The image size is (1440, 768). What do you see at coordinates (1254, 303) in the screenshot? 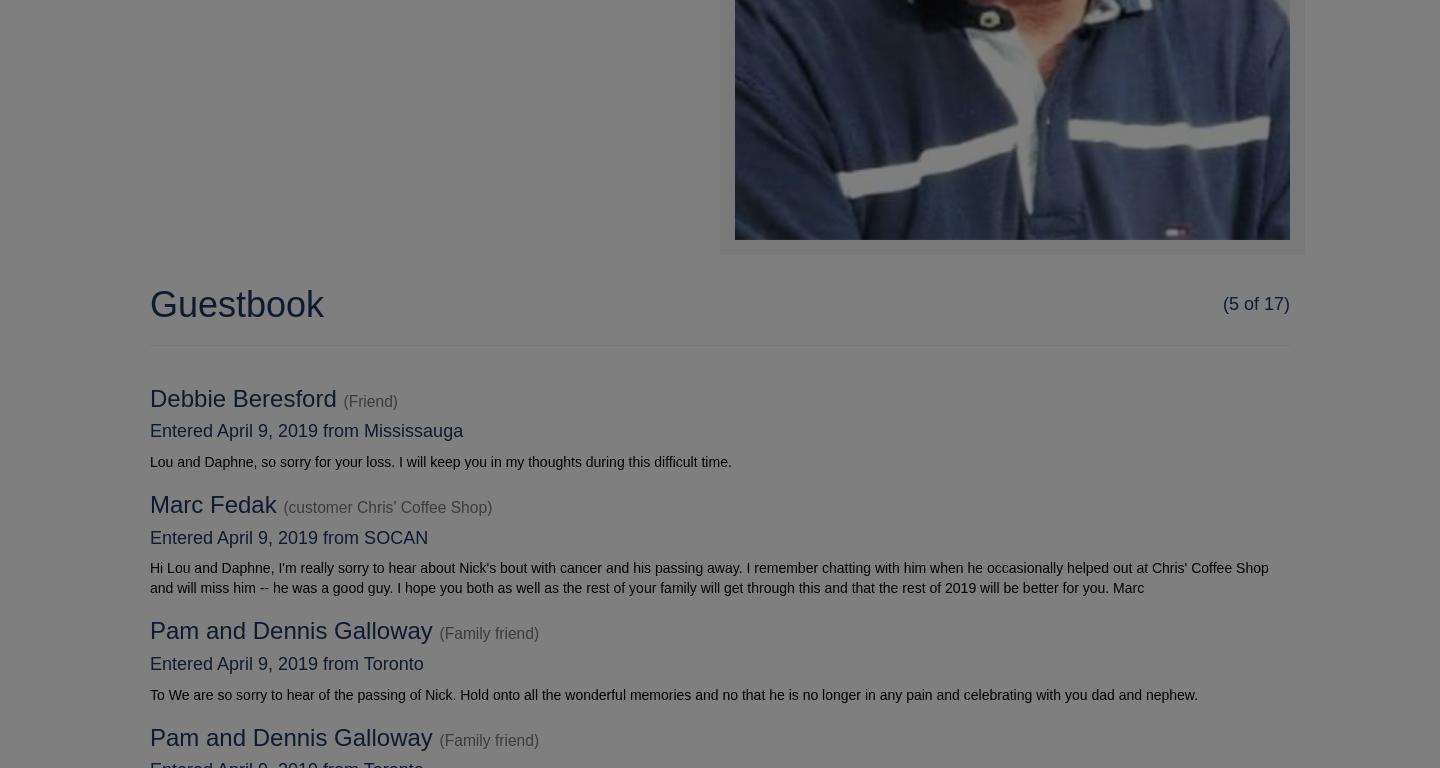
I see `'(5
						
						
						of
						17)'` at bounding box center [1254, 303].